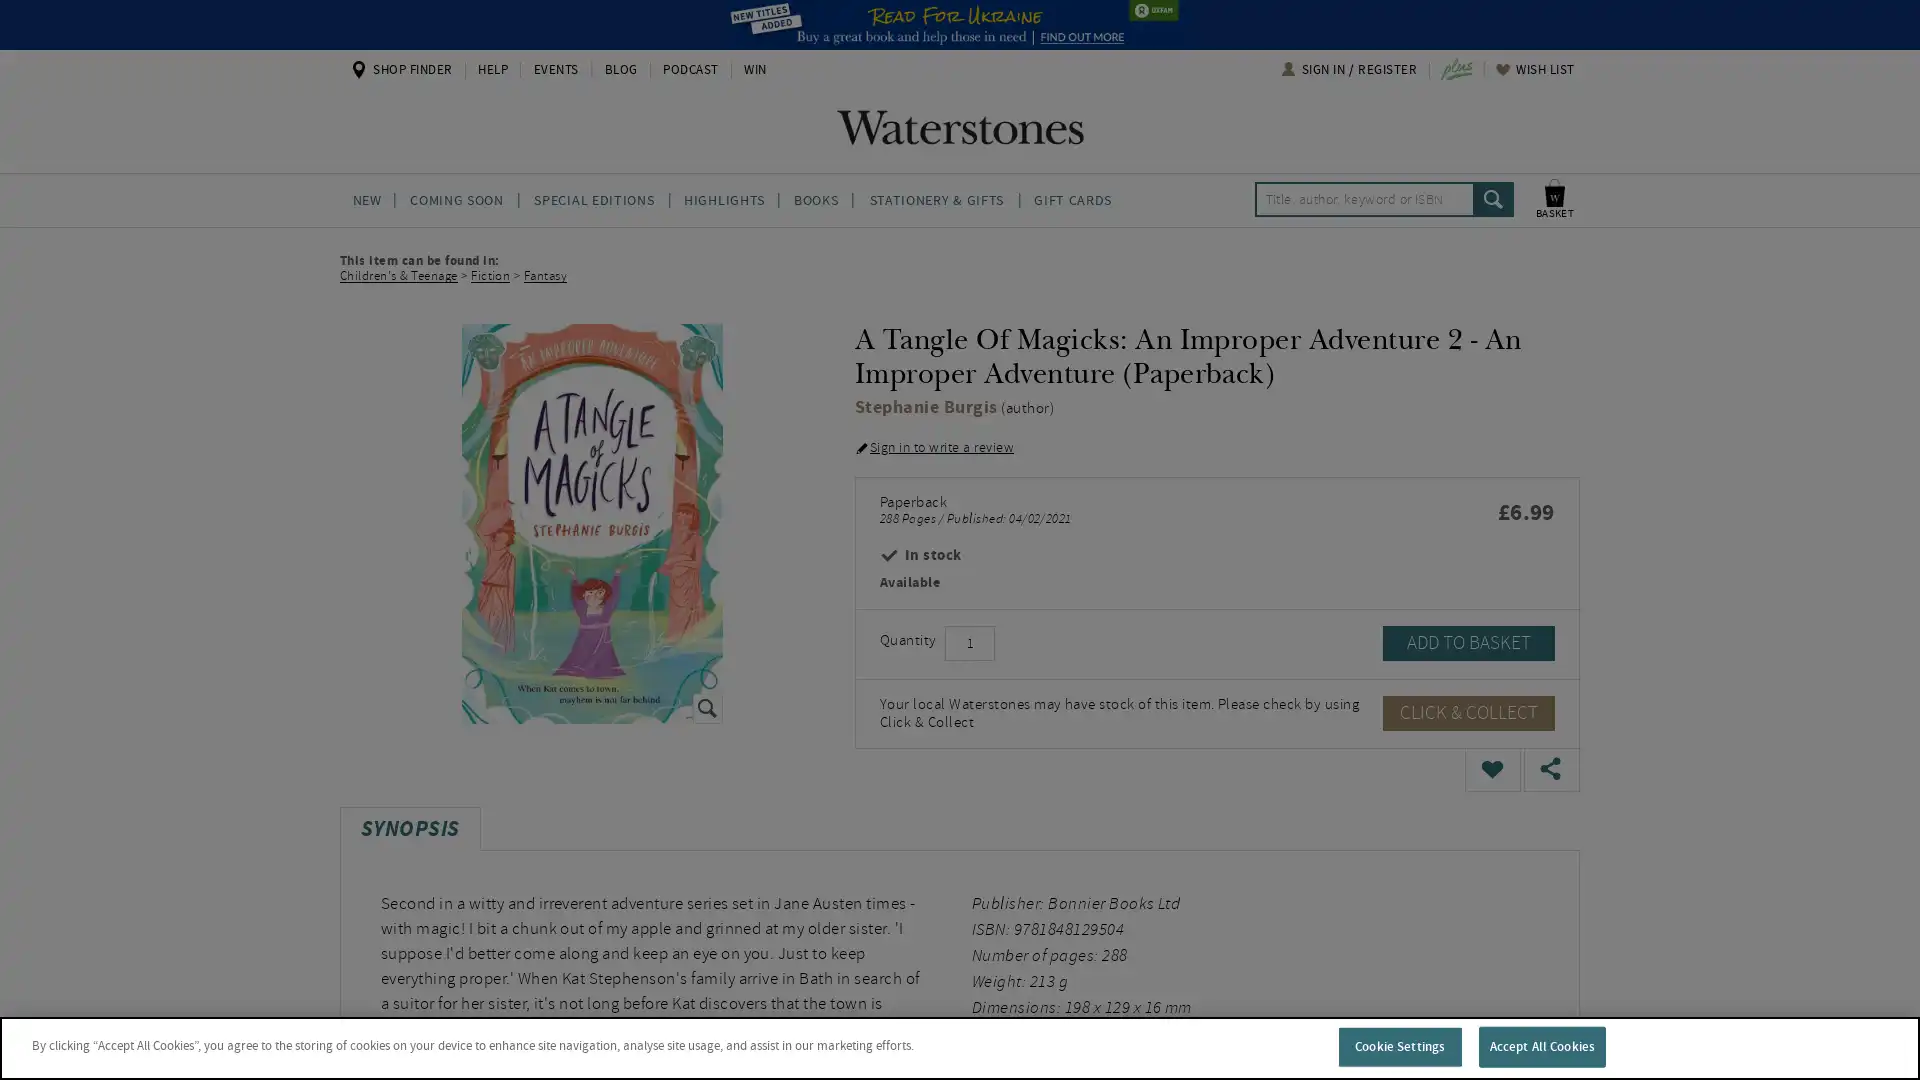 This screenshot has height=1080, width=1920. I want to click on CLICK & COLLECT, so click(1468, 711).